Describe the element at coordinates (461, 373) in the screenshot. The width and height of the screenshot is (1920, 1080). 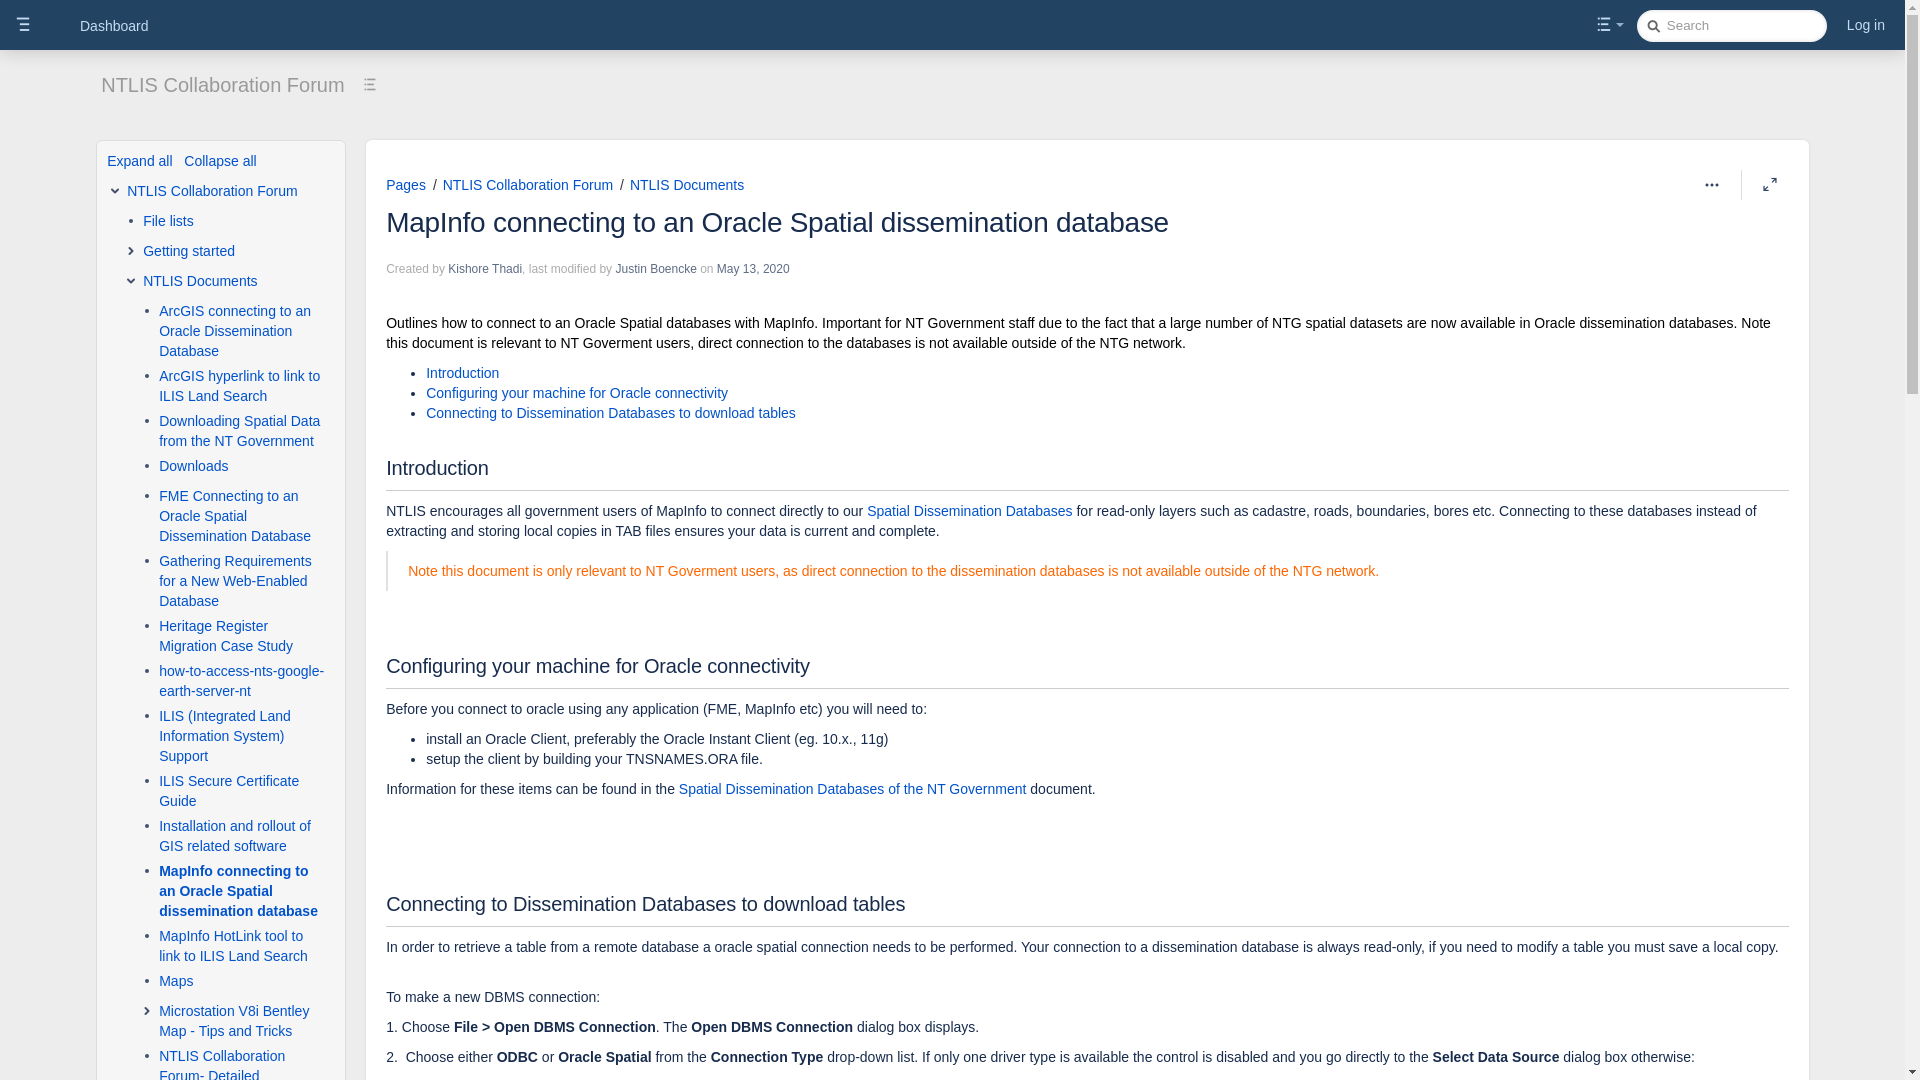
I see `'Introduction'` at that location.